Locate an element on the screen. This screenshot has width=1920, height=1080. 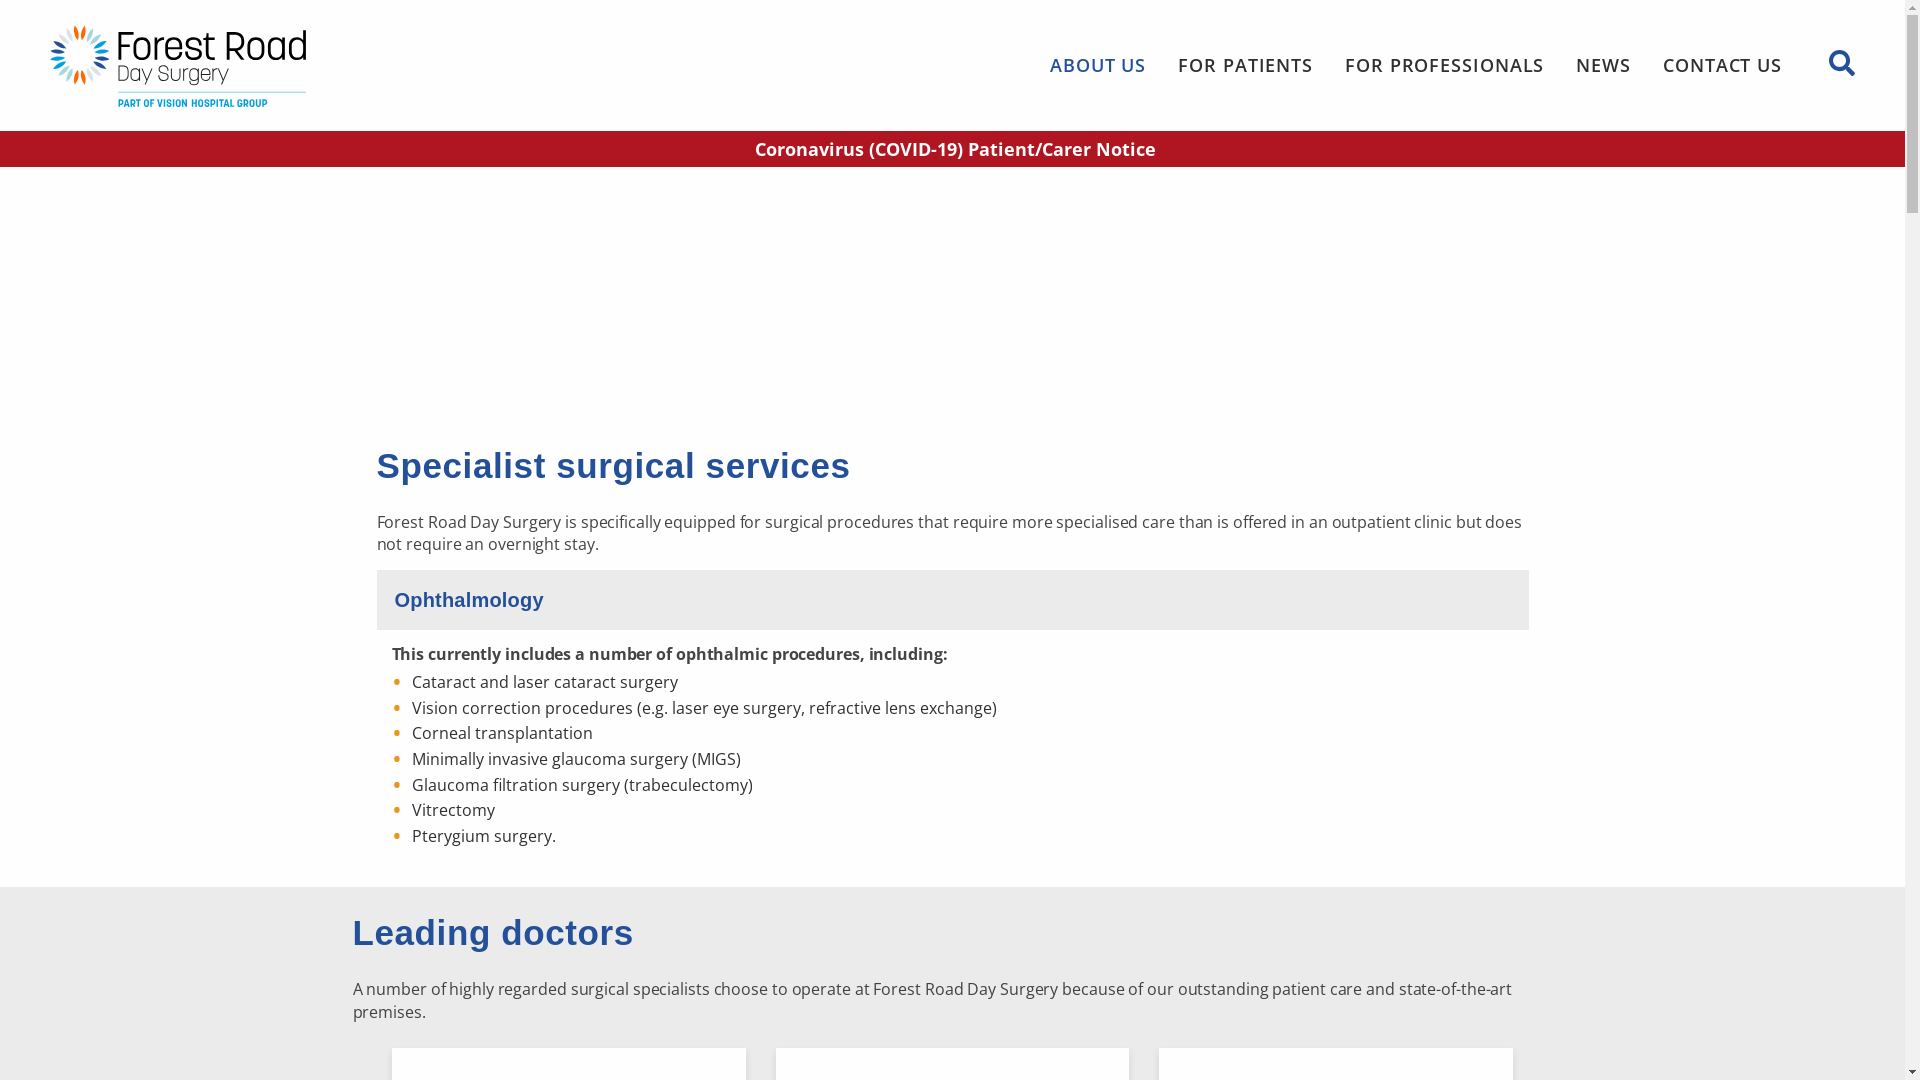
'CONTACT US' is located at coordinates (1721, 64).